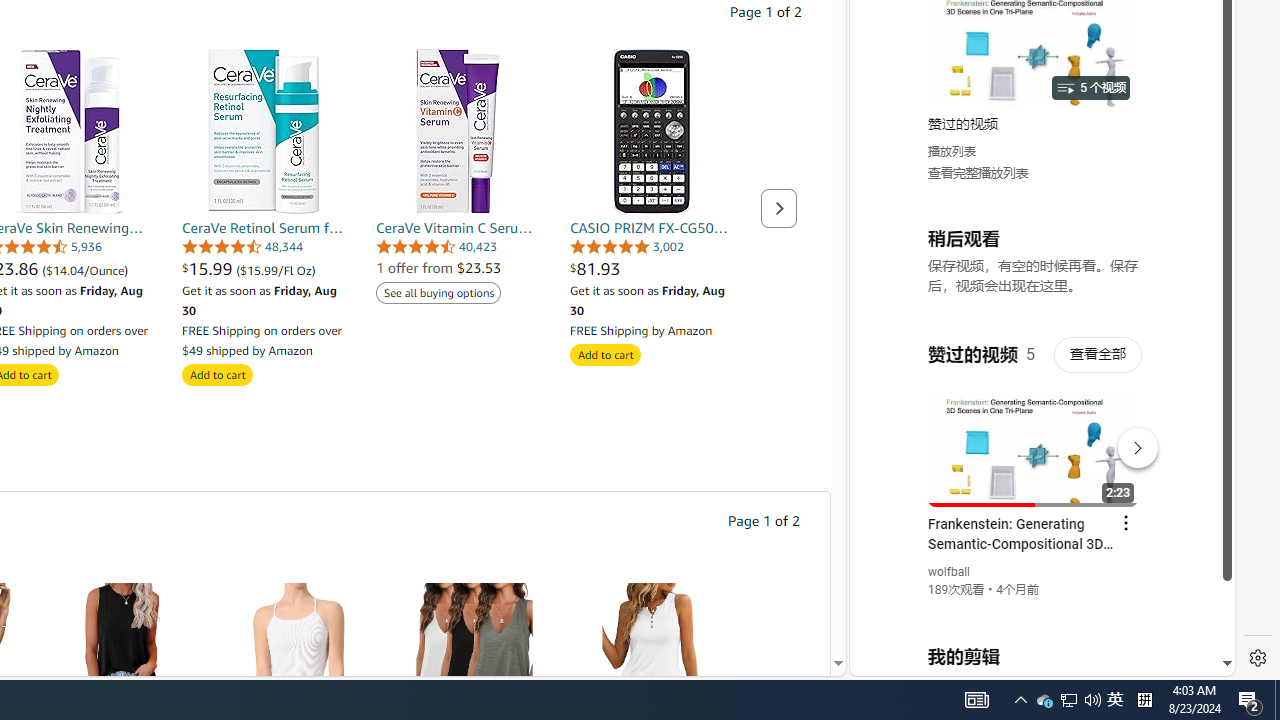  What do you see at coordinates (604, 354) in the screenshot?
I see `'Add to cart'` at bounding box center [604, 354].